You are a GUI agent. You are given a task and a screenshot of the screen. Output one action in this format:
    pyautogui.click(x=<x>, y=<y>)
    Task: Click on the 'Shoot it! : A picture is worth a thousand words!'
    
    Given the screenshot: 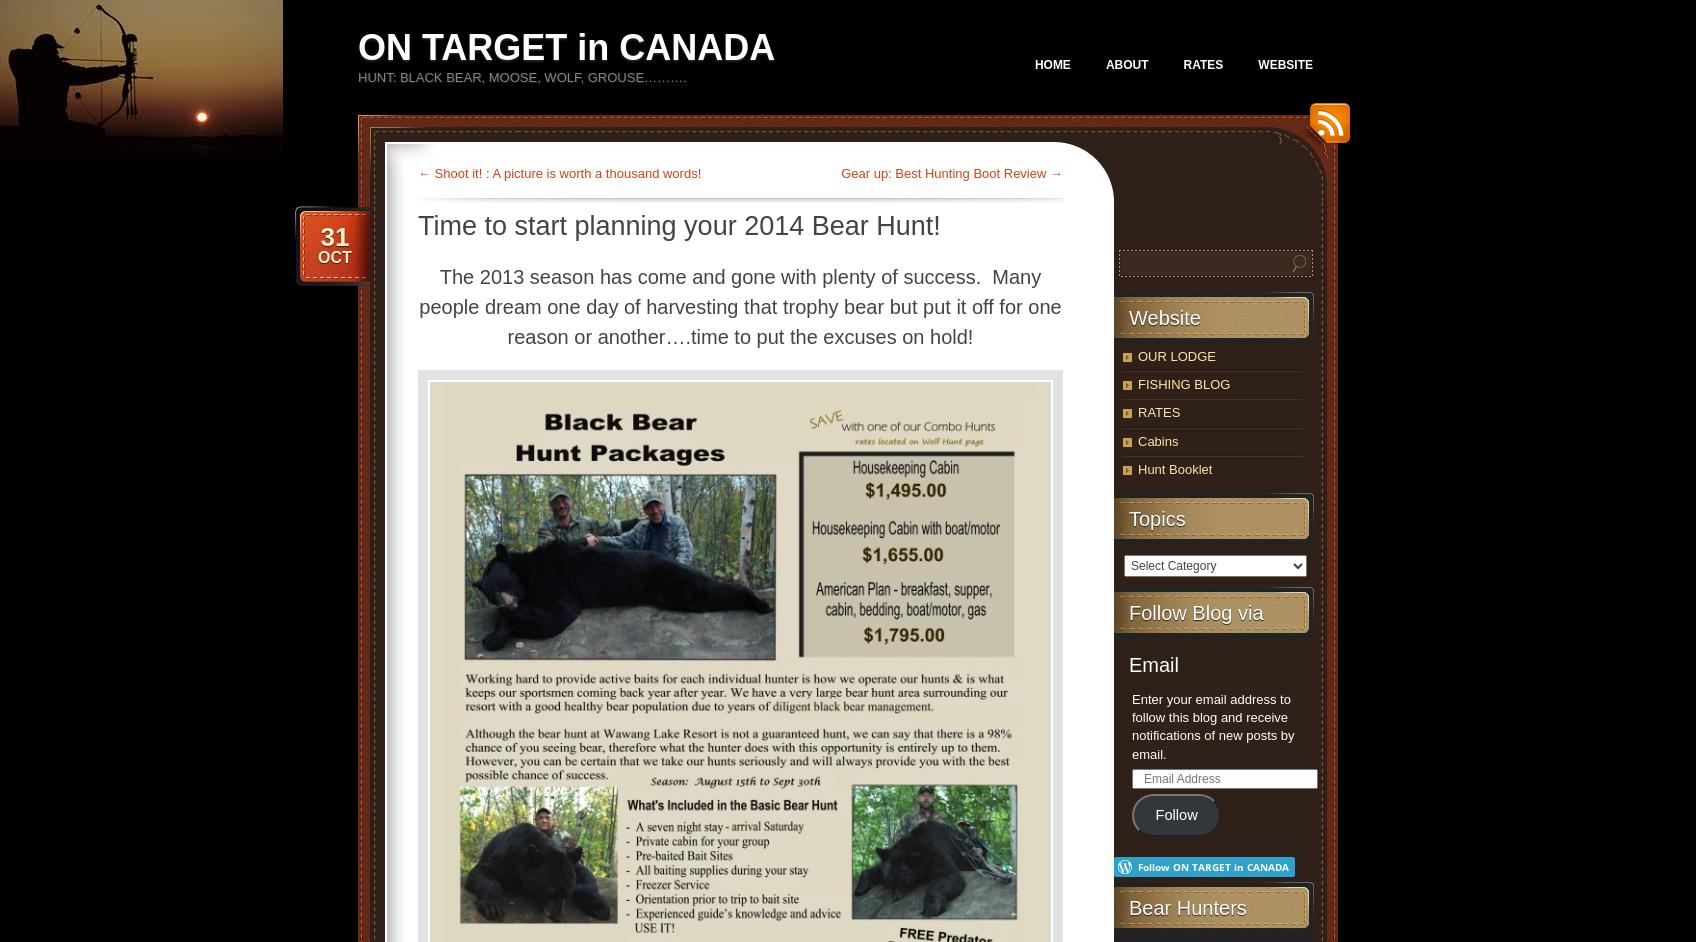 What is the action you would take?
    pyautogui.click(x=564, y=172)
    